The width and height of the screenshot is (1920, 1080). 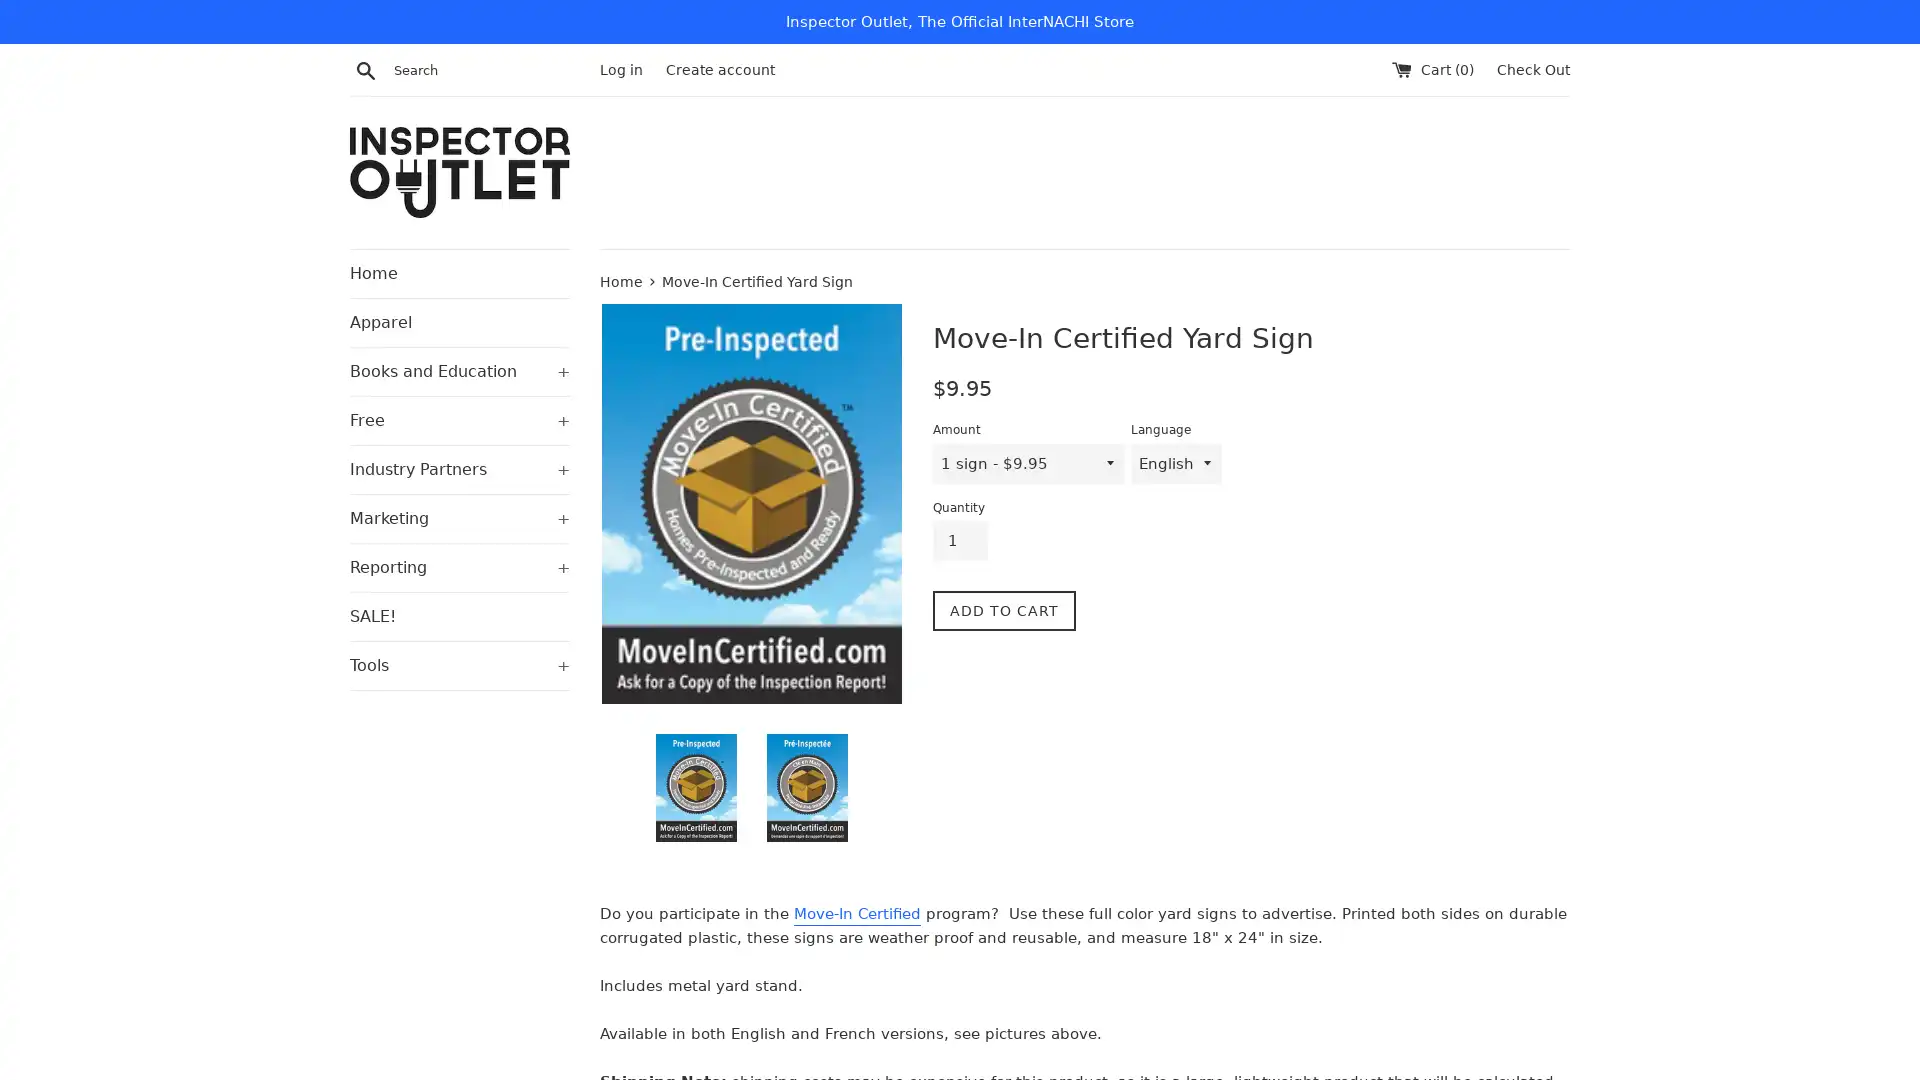 I want to click on Marketing +, so click(x=459, y=516).